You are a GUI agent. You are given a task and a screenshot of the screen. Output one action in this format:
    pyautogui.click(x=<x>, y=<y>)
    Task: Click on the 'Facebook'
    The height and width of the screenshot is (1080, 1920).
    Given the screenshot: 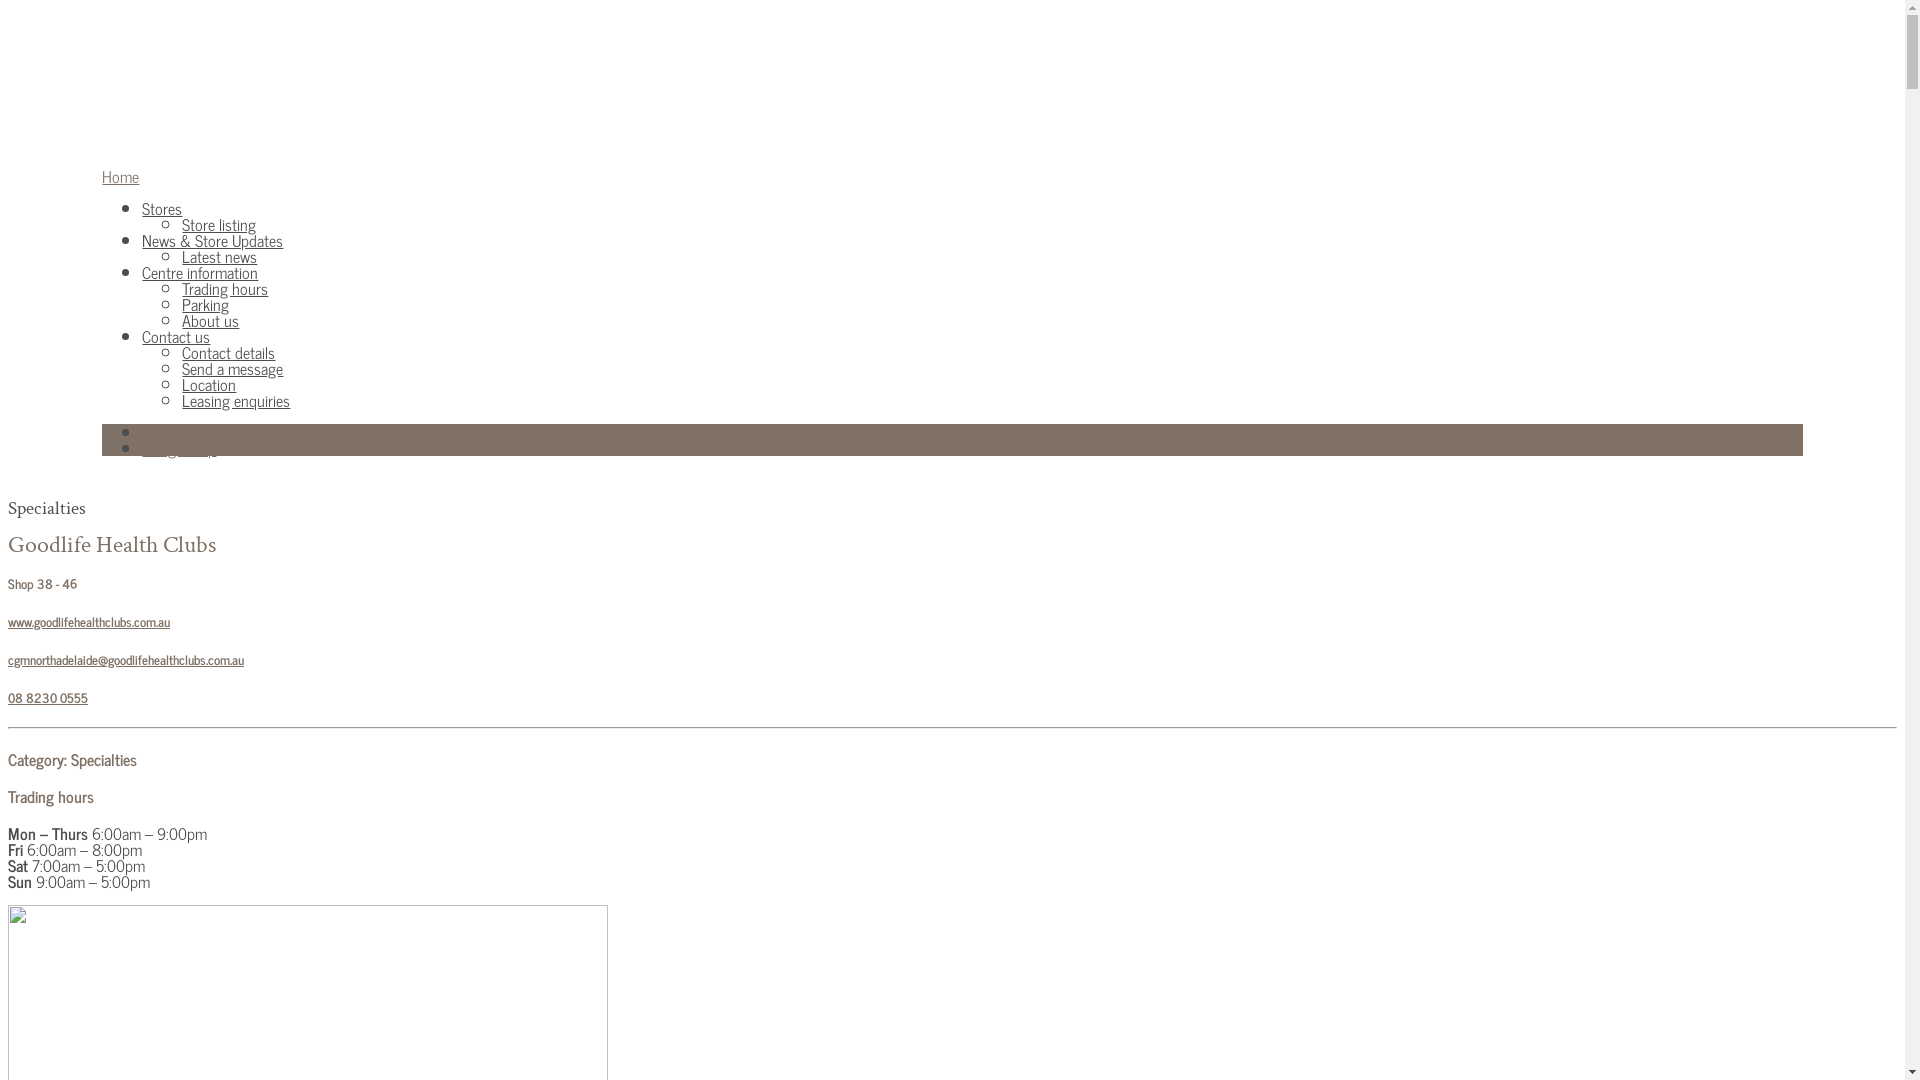 What is the action you would take?
    pyautogui.click(x=171, y=431)
    